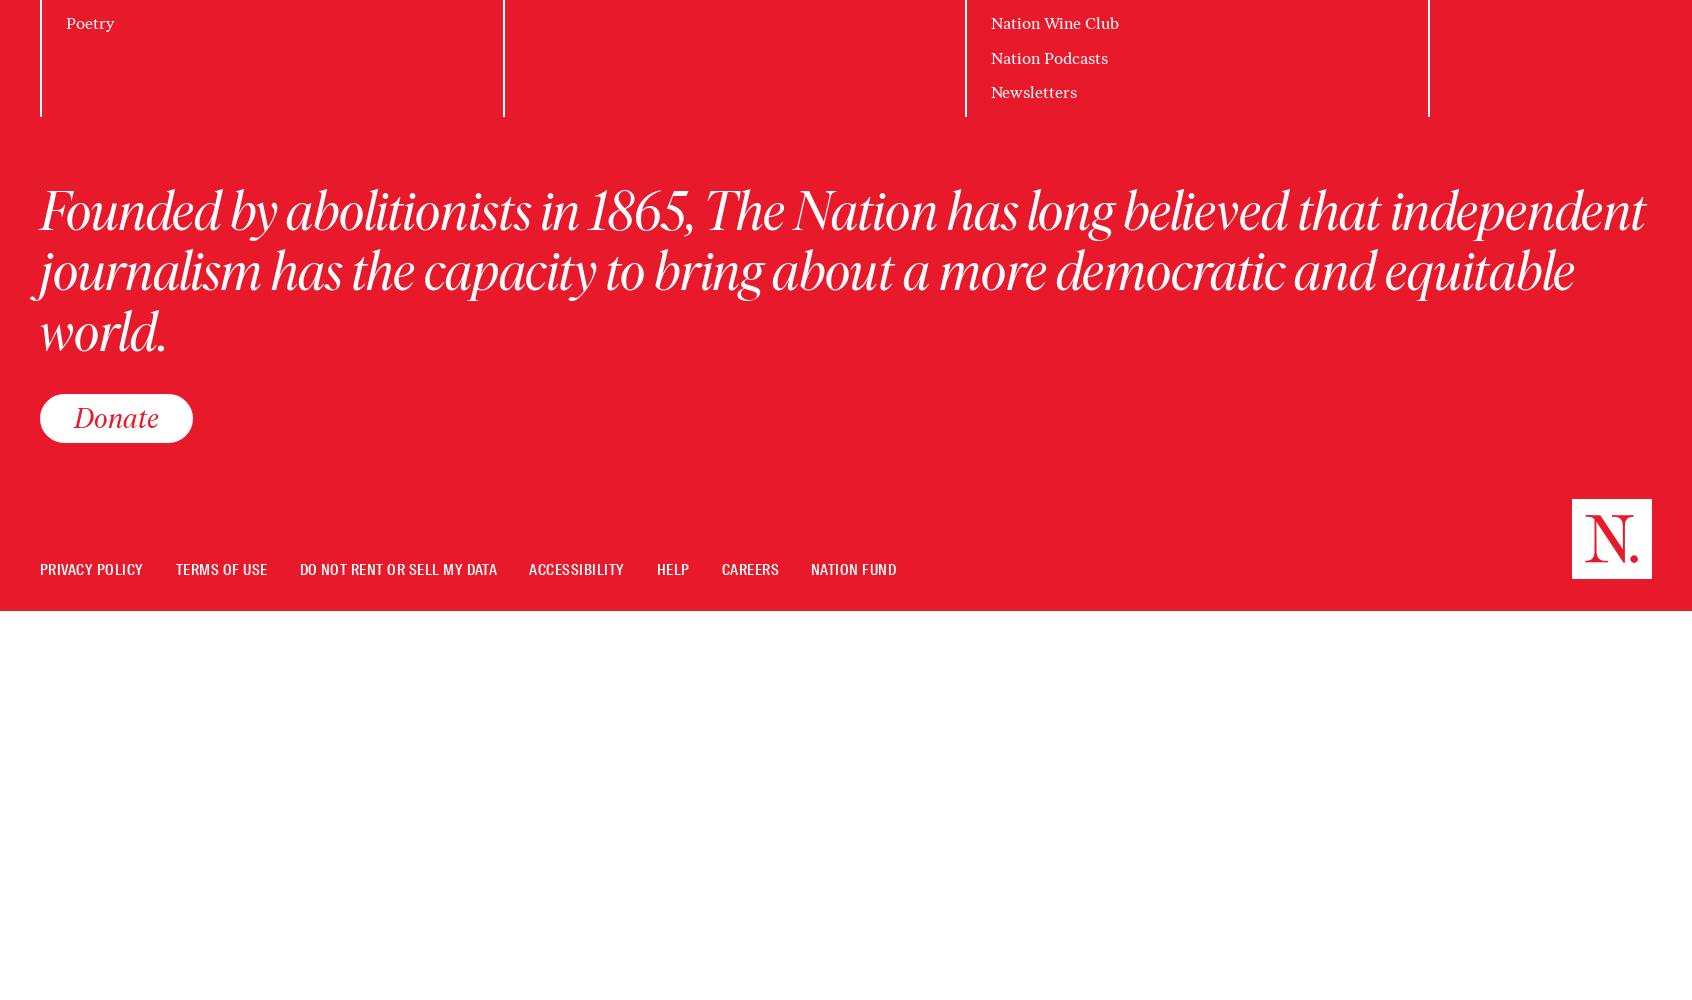 The height and width of the screenshot is (1000, 1692). What do you see at coordinates (1048, 57) in the screenshot?
I see `'Nation Podcasts'` at bounding box center [1048, 57].